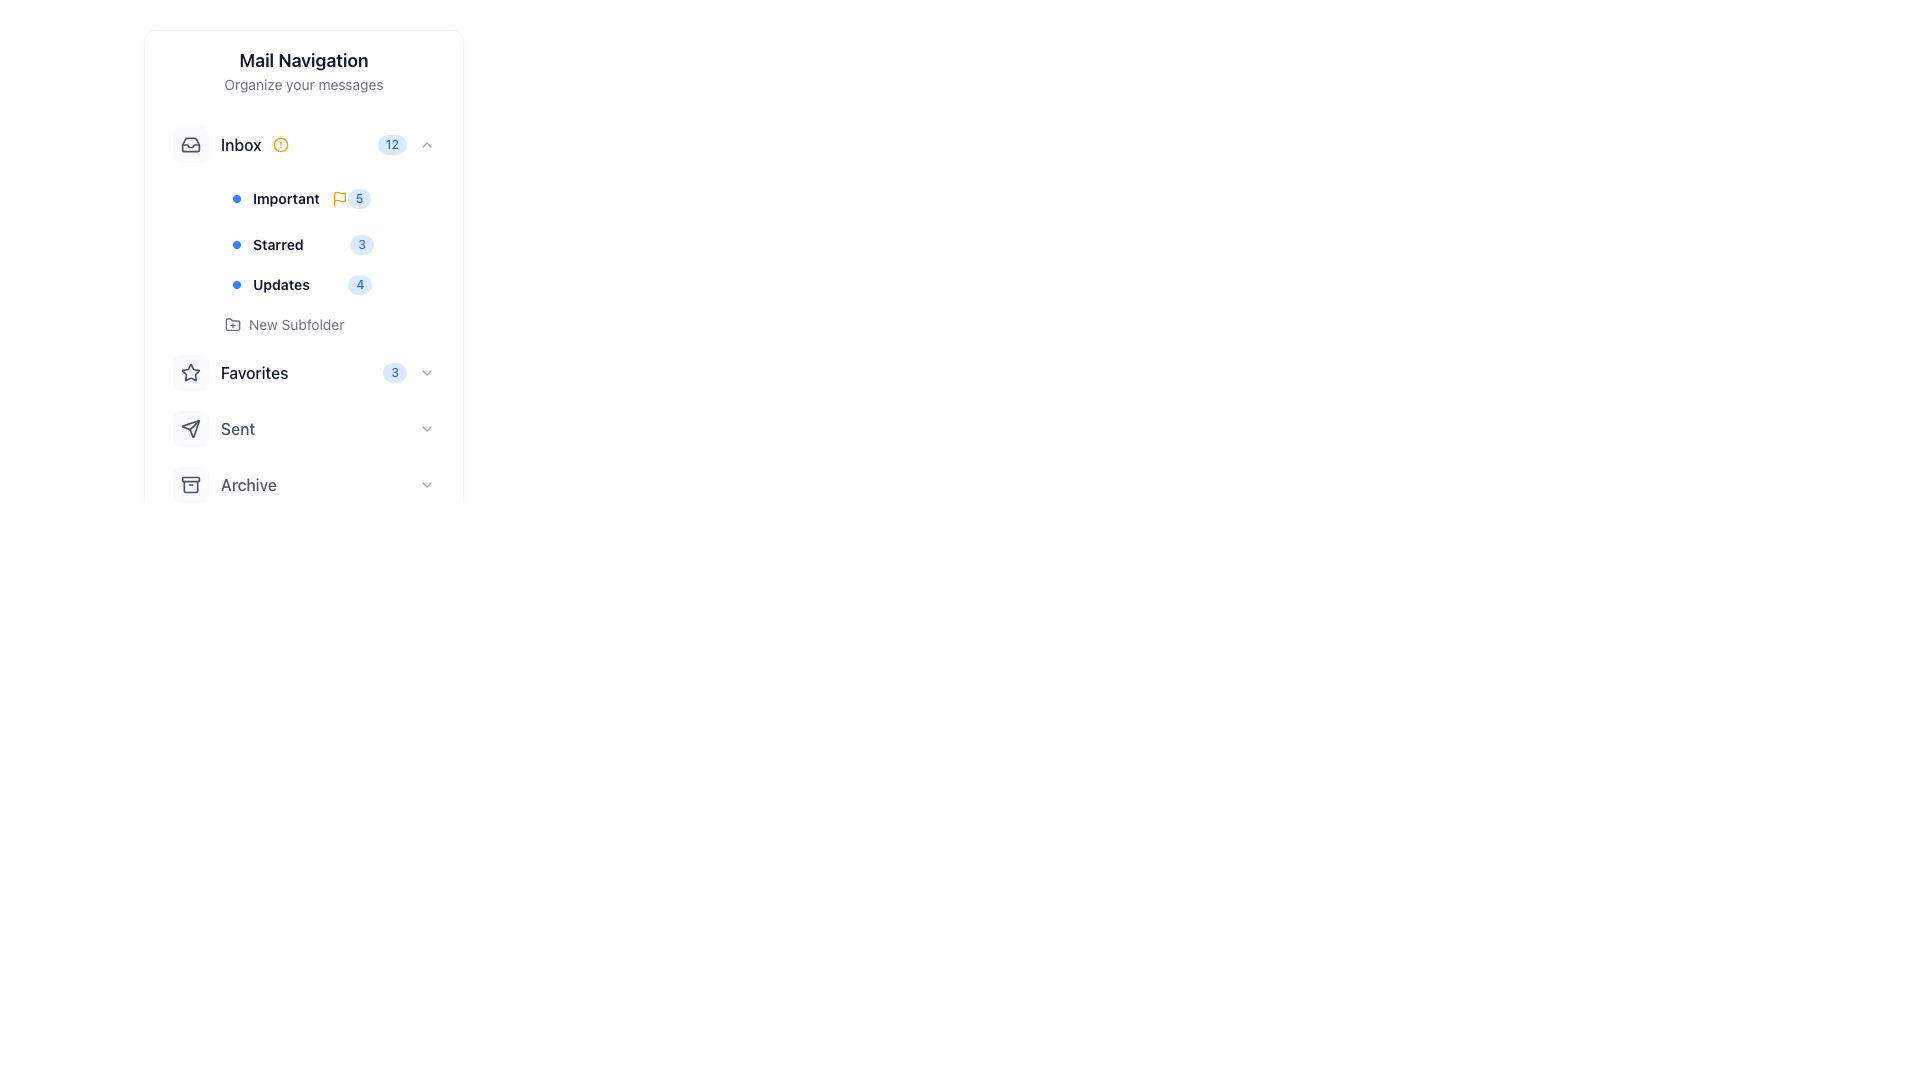  What do you see at coordinates (191, 372) in the screenshot?
I see `the star-shaped icon with a gray outline and hollow center located in the left navigation menu under the 'Favorites' section to change its color to blue` at bounding box center [191, 372].